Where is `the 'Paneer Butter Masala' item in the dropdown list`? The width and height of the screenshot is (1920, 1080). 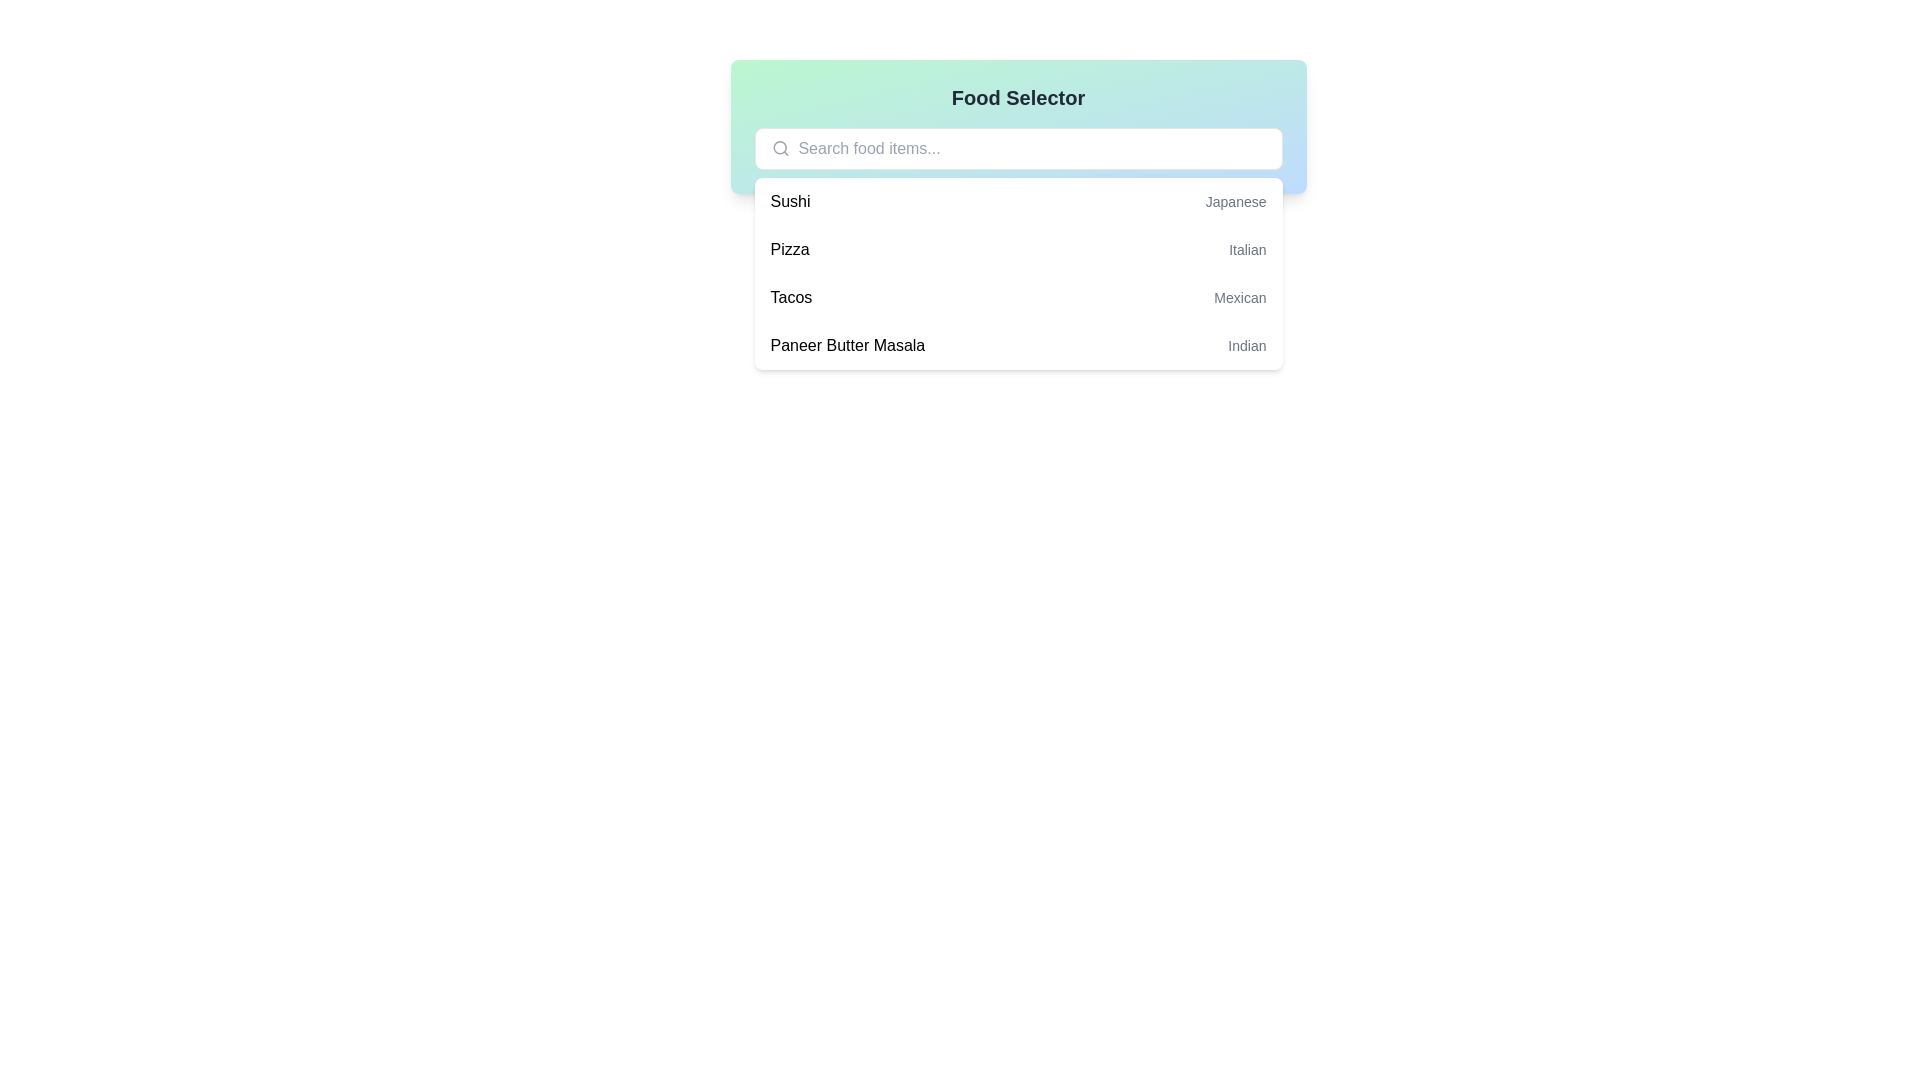 the 'Paneer Butter Masala' item in the dropdown list is located at coordinates (1018, 345).